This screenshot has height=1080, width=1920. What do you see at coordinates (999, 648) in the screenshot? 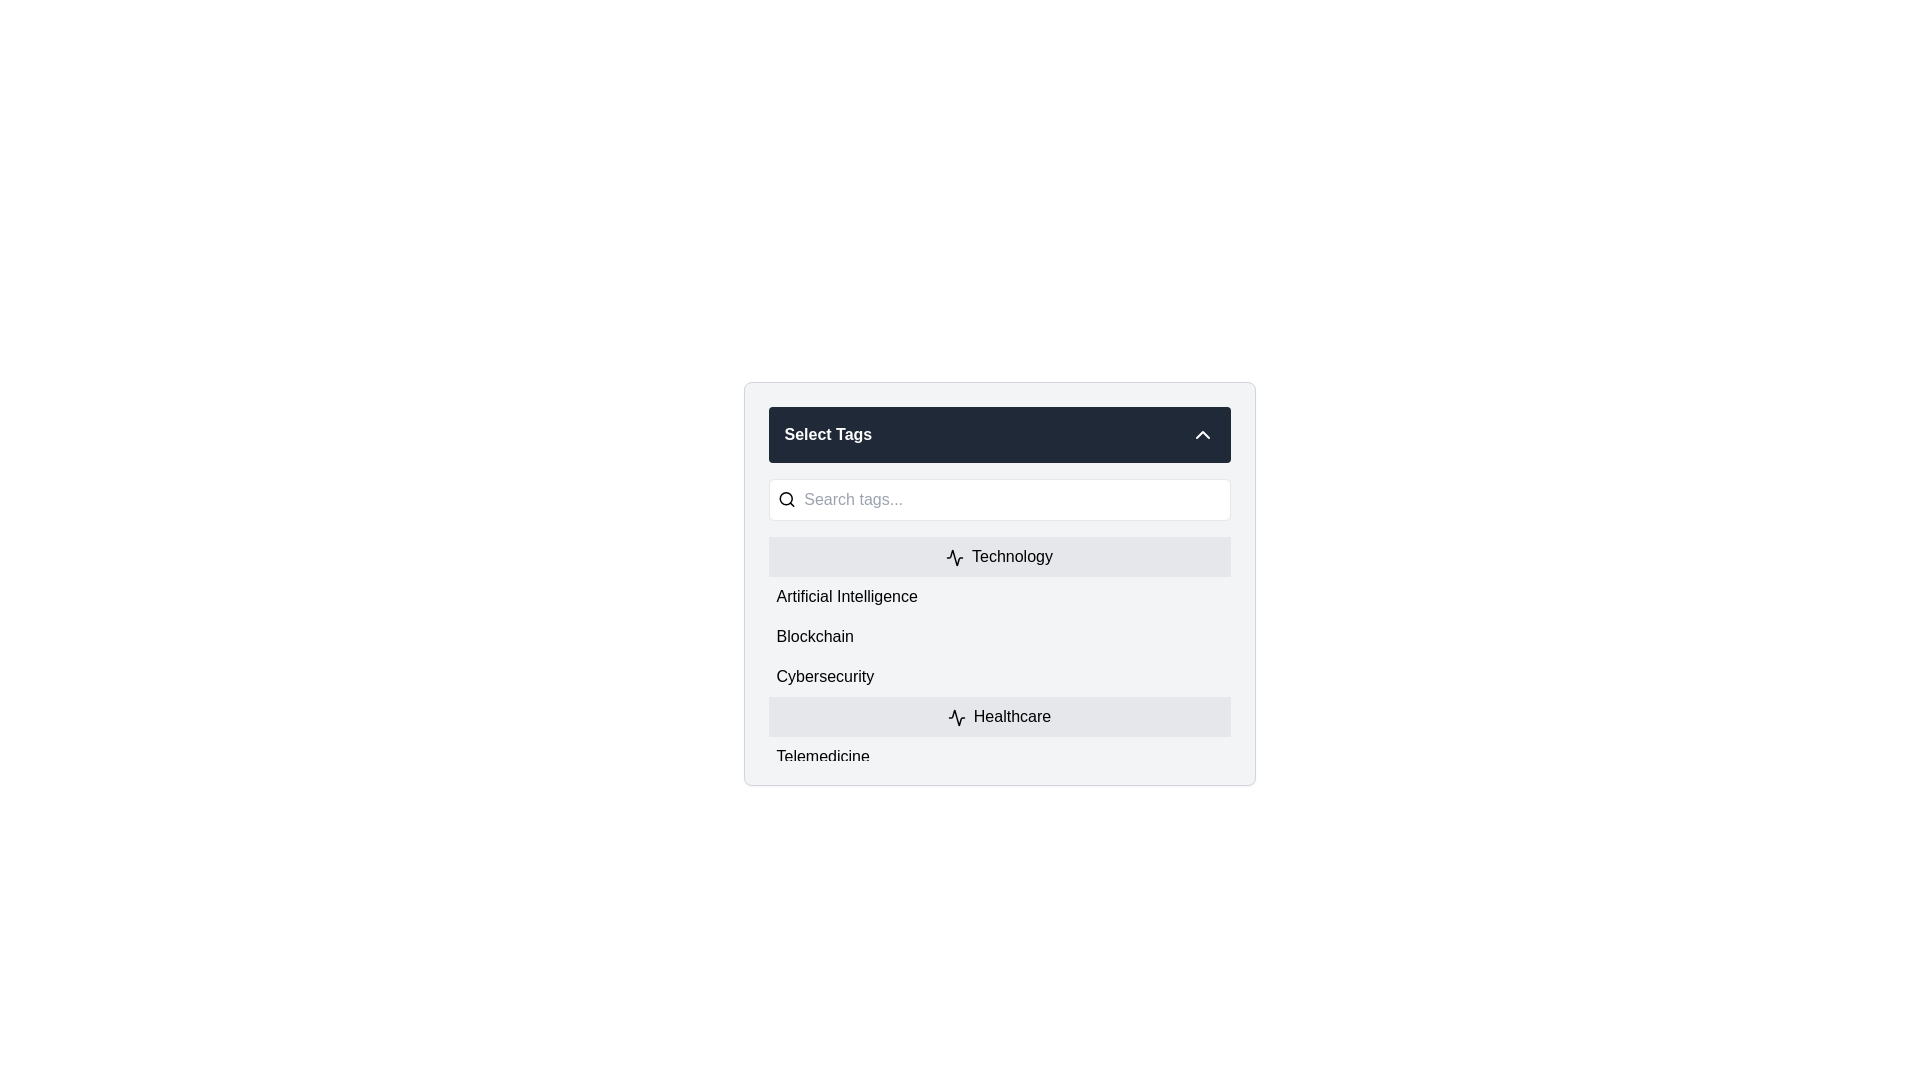
I see `the 'Blockchain' category tag within the vertical list, located between 'Artificial Intelligence' and 'Cybersecurity'` at bounding box center [999, 648].